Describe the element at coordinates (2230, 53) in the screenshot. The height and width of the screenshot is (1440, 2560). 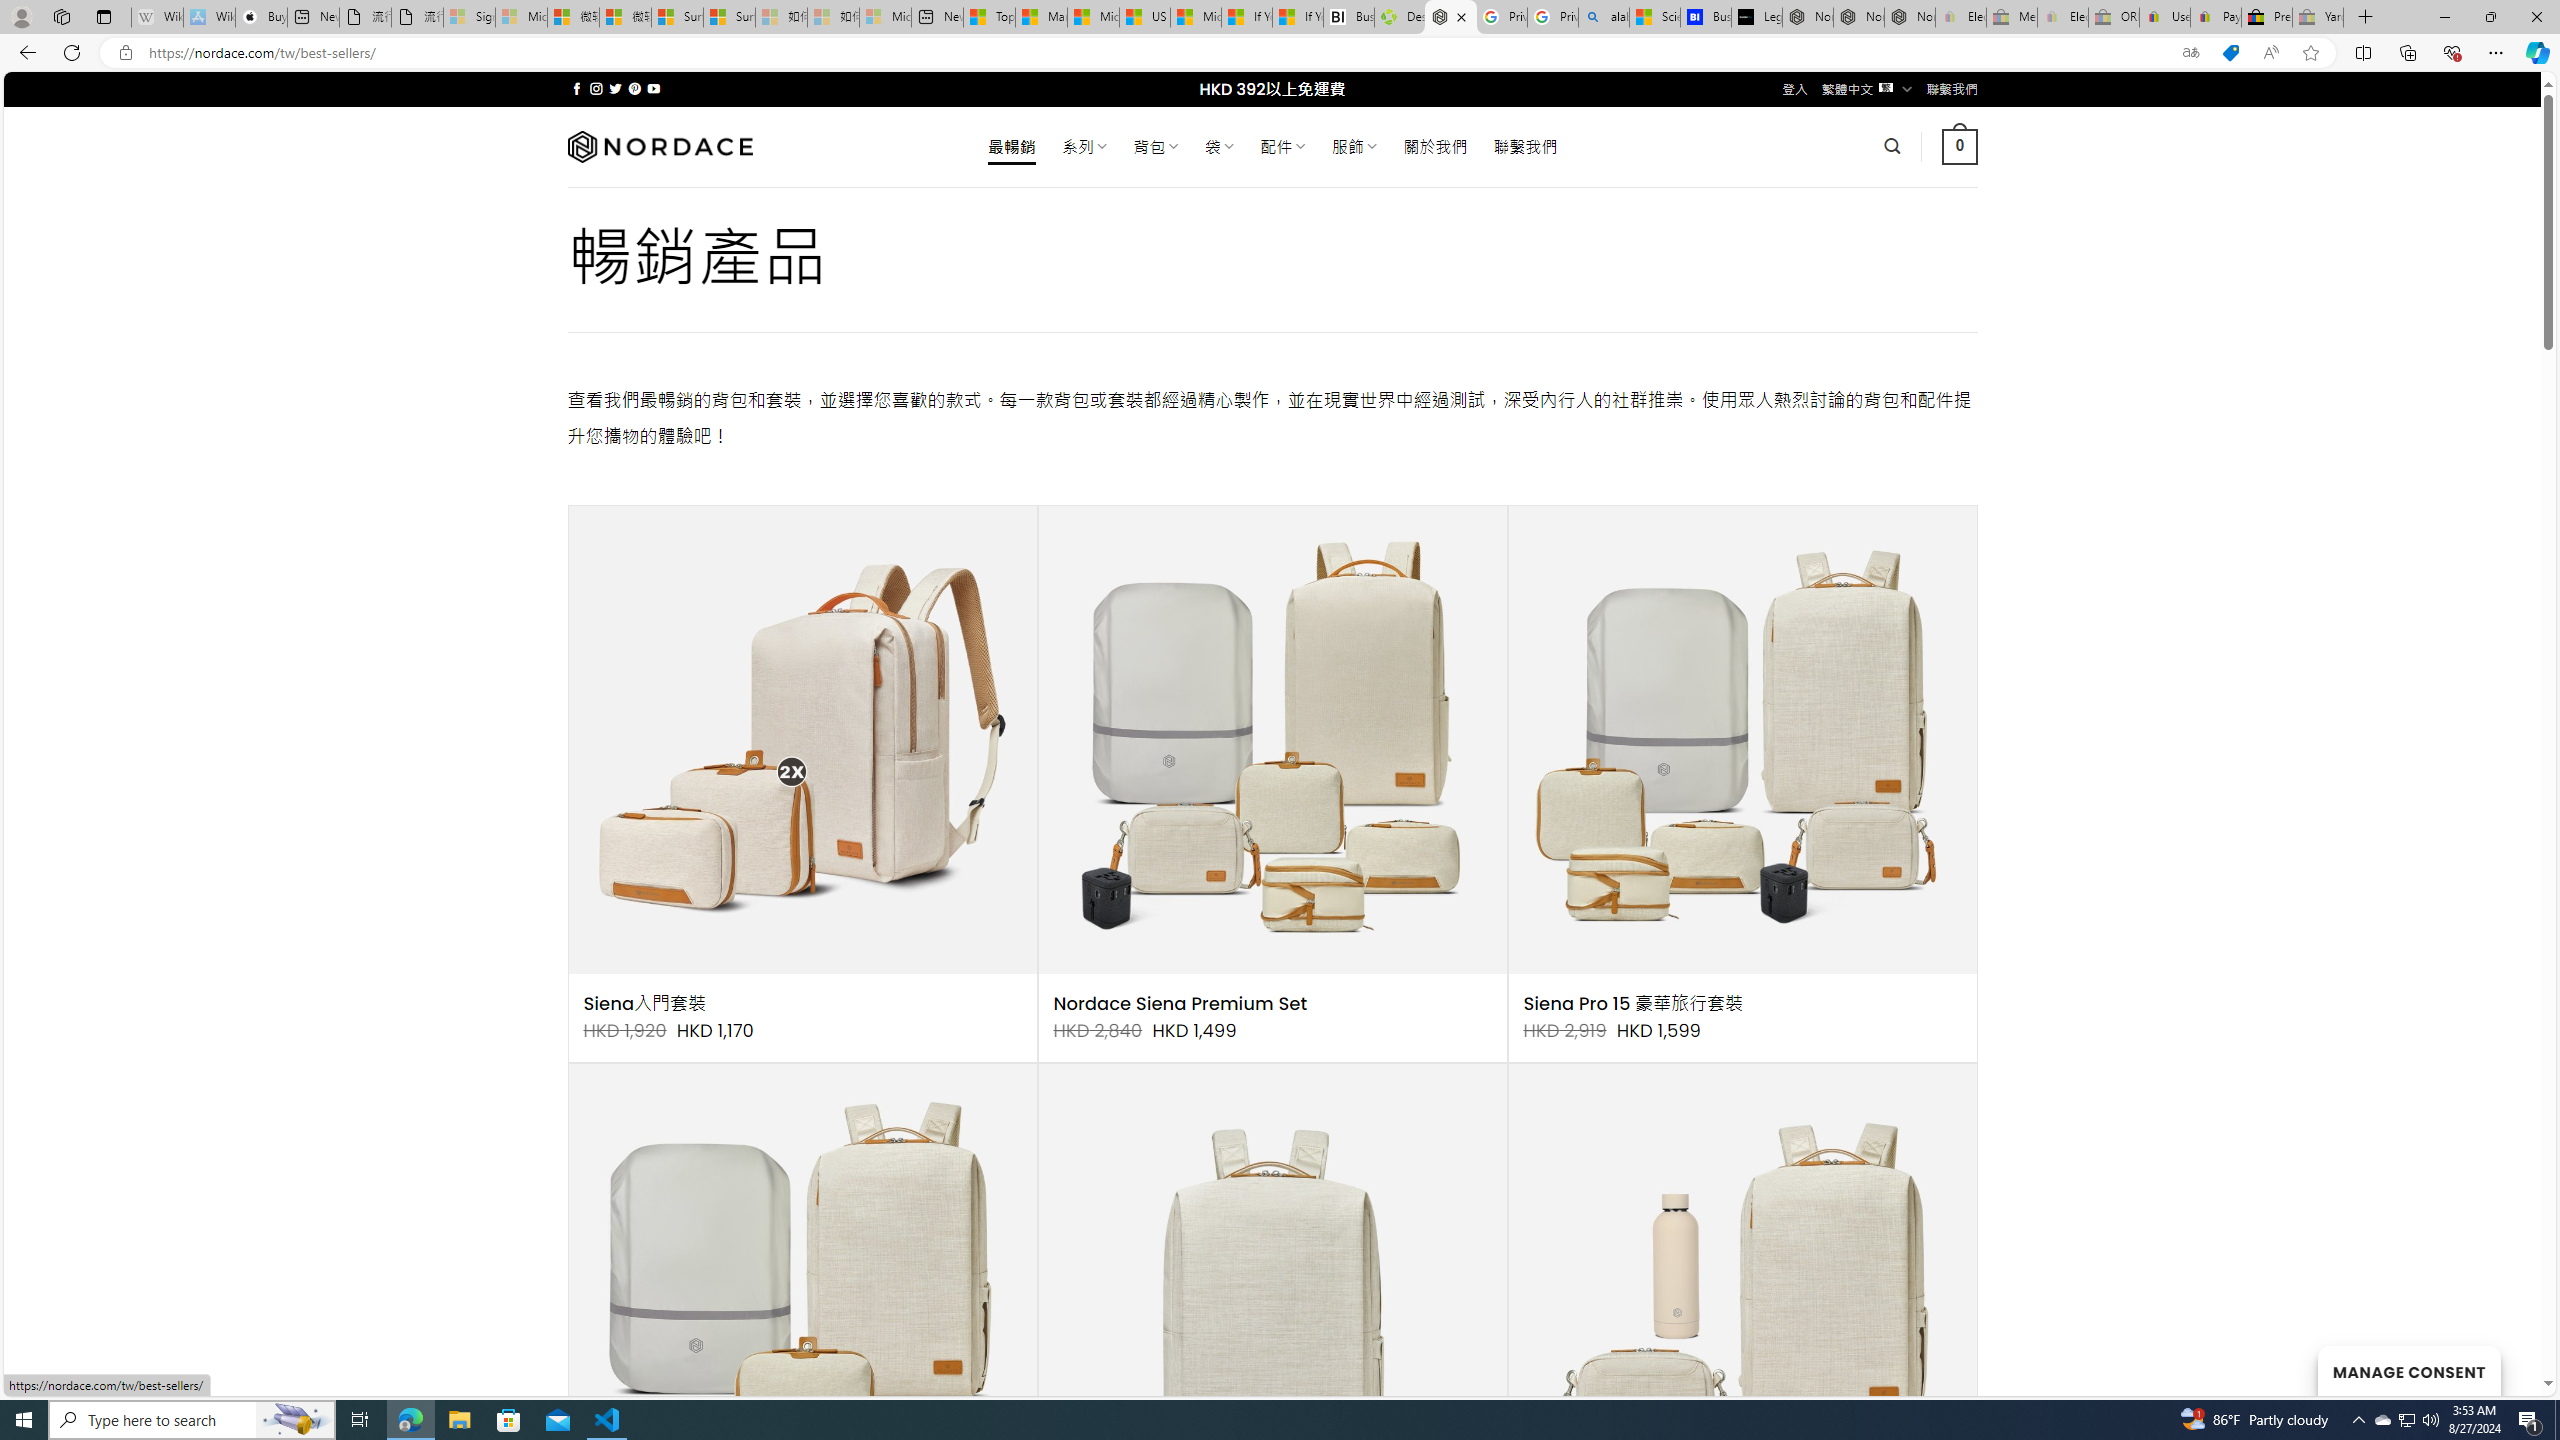
I see `'This site has coupons! Shopping in Microsoft Edge'` at that location.